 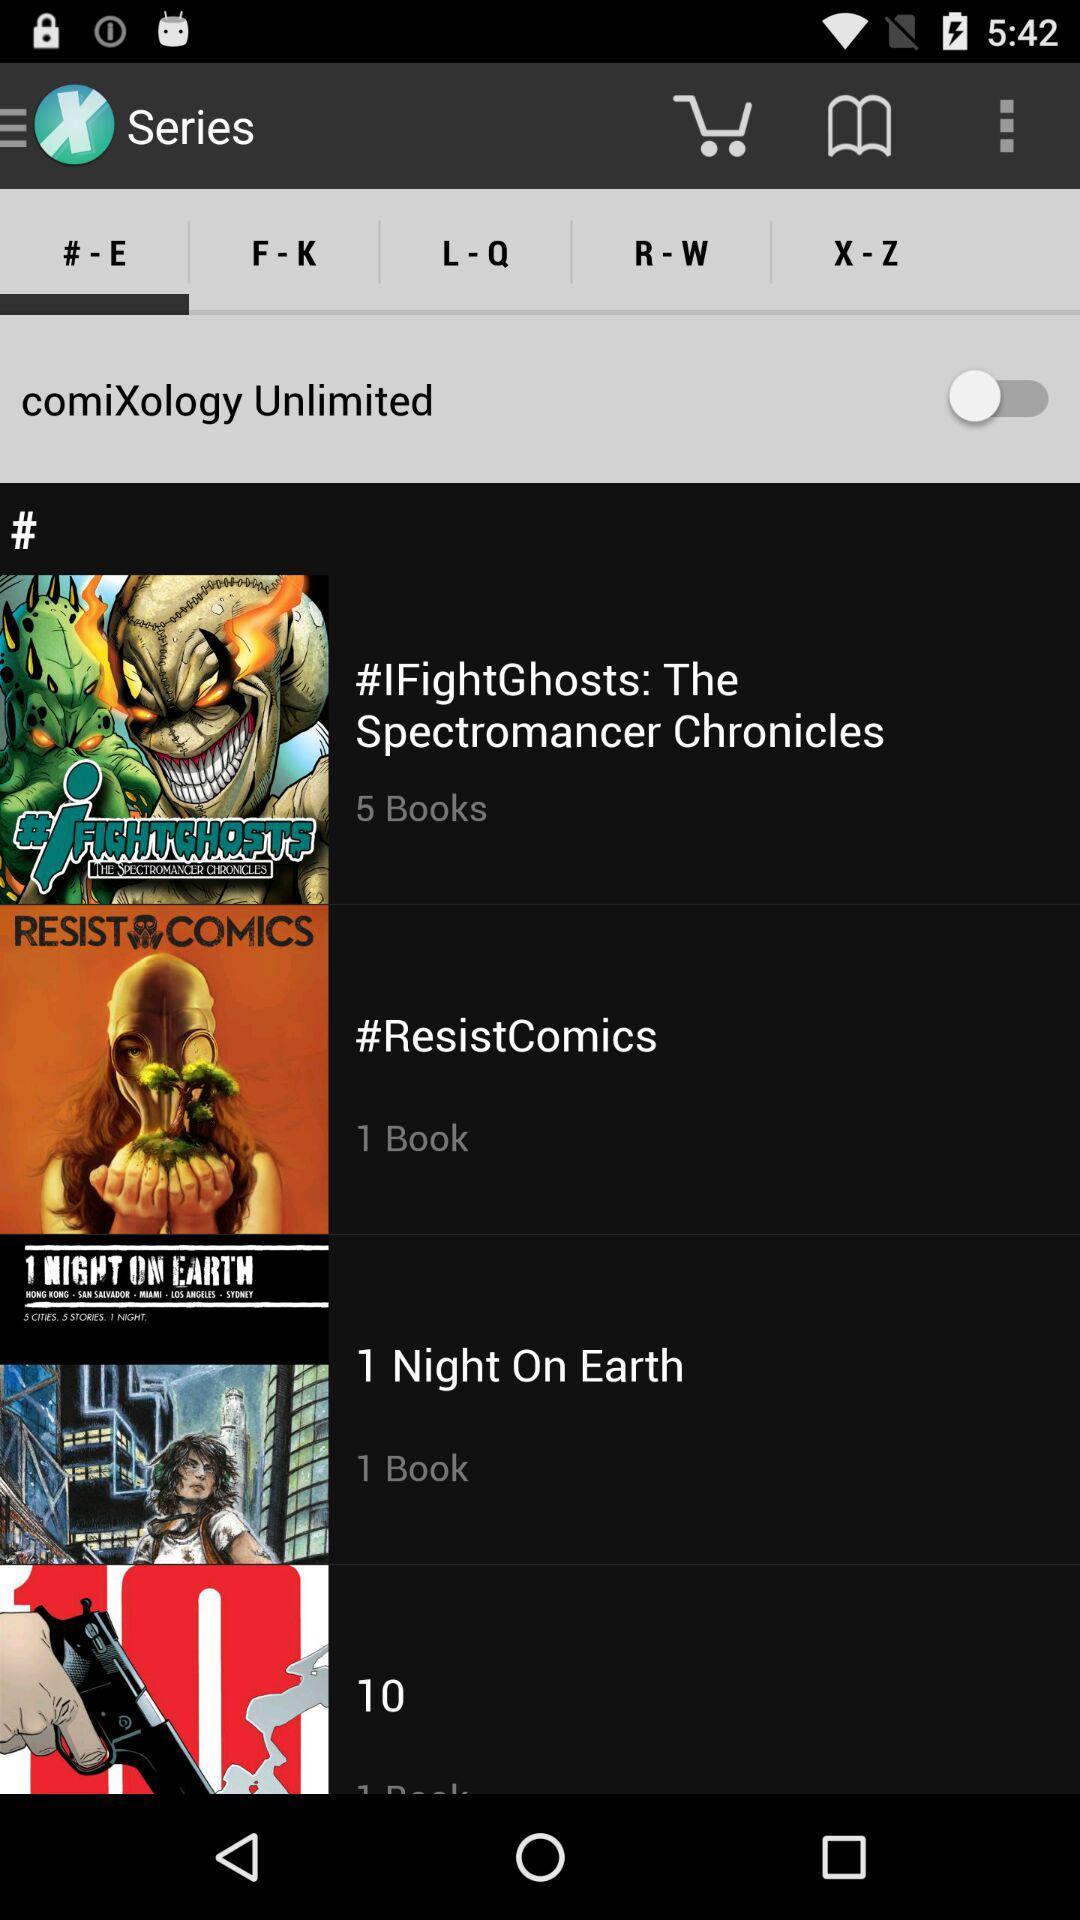 What do you see at coordinates (284, 251) in the screenshot?
I see `icon below the series app` at bounding box center [284, 251].